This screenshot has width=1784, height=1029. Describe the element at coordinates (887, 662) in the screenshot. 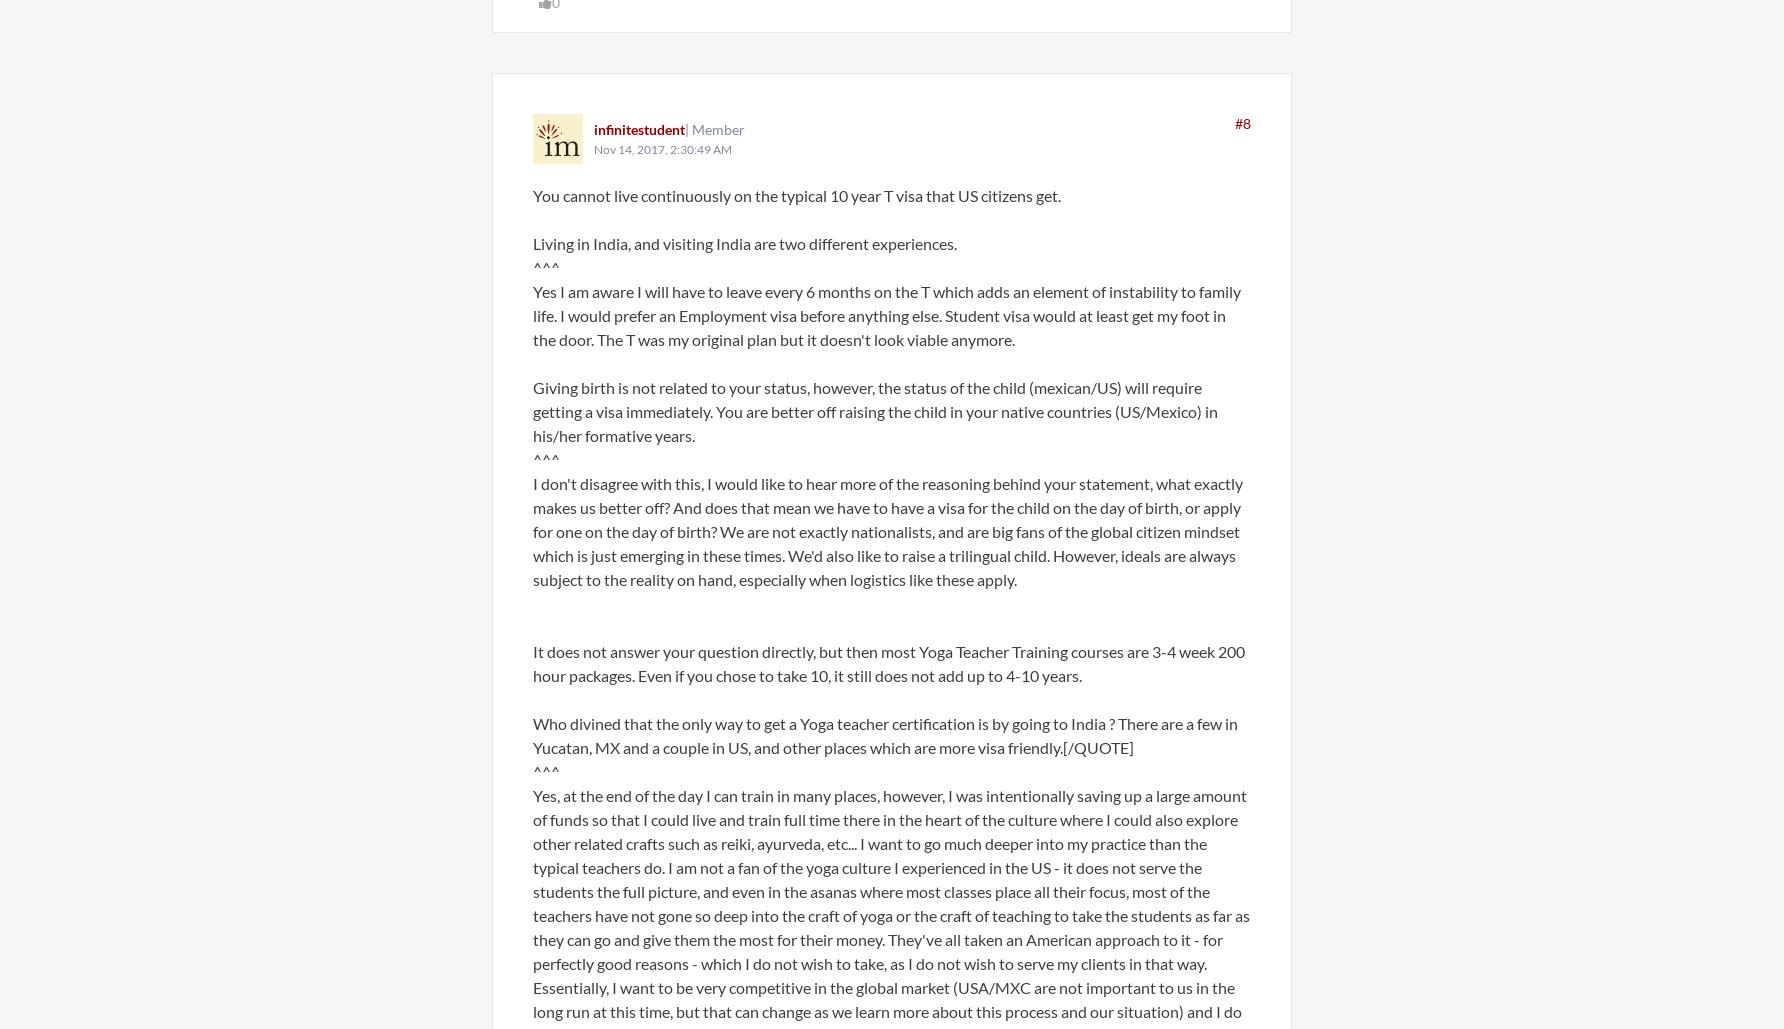

I see `'It does not answer your question directly, but then most Yoga Teacher Training courses are 3-4 week 200 hour packages. Even if you chose to take 10, it still does not add up to 4-10 years.'` at that location.